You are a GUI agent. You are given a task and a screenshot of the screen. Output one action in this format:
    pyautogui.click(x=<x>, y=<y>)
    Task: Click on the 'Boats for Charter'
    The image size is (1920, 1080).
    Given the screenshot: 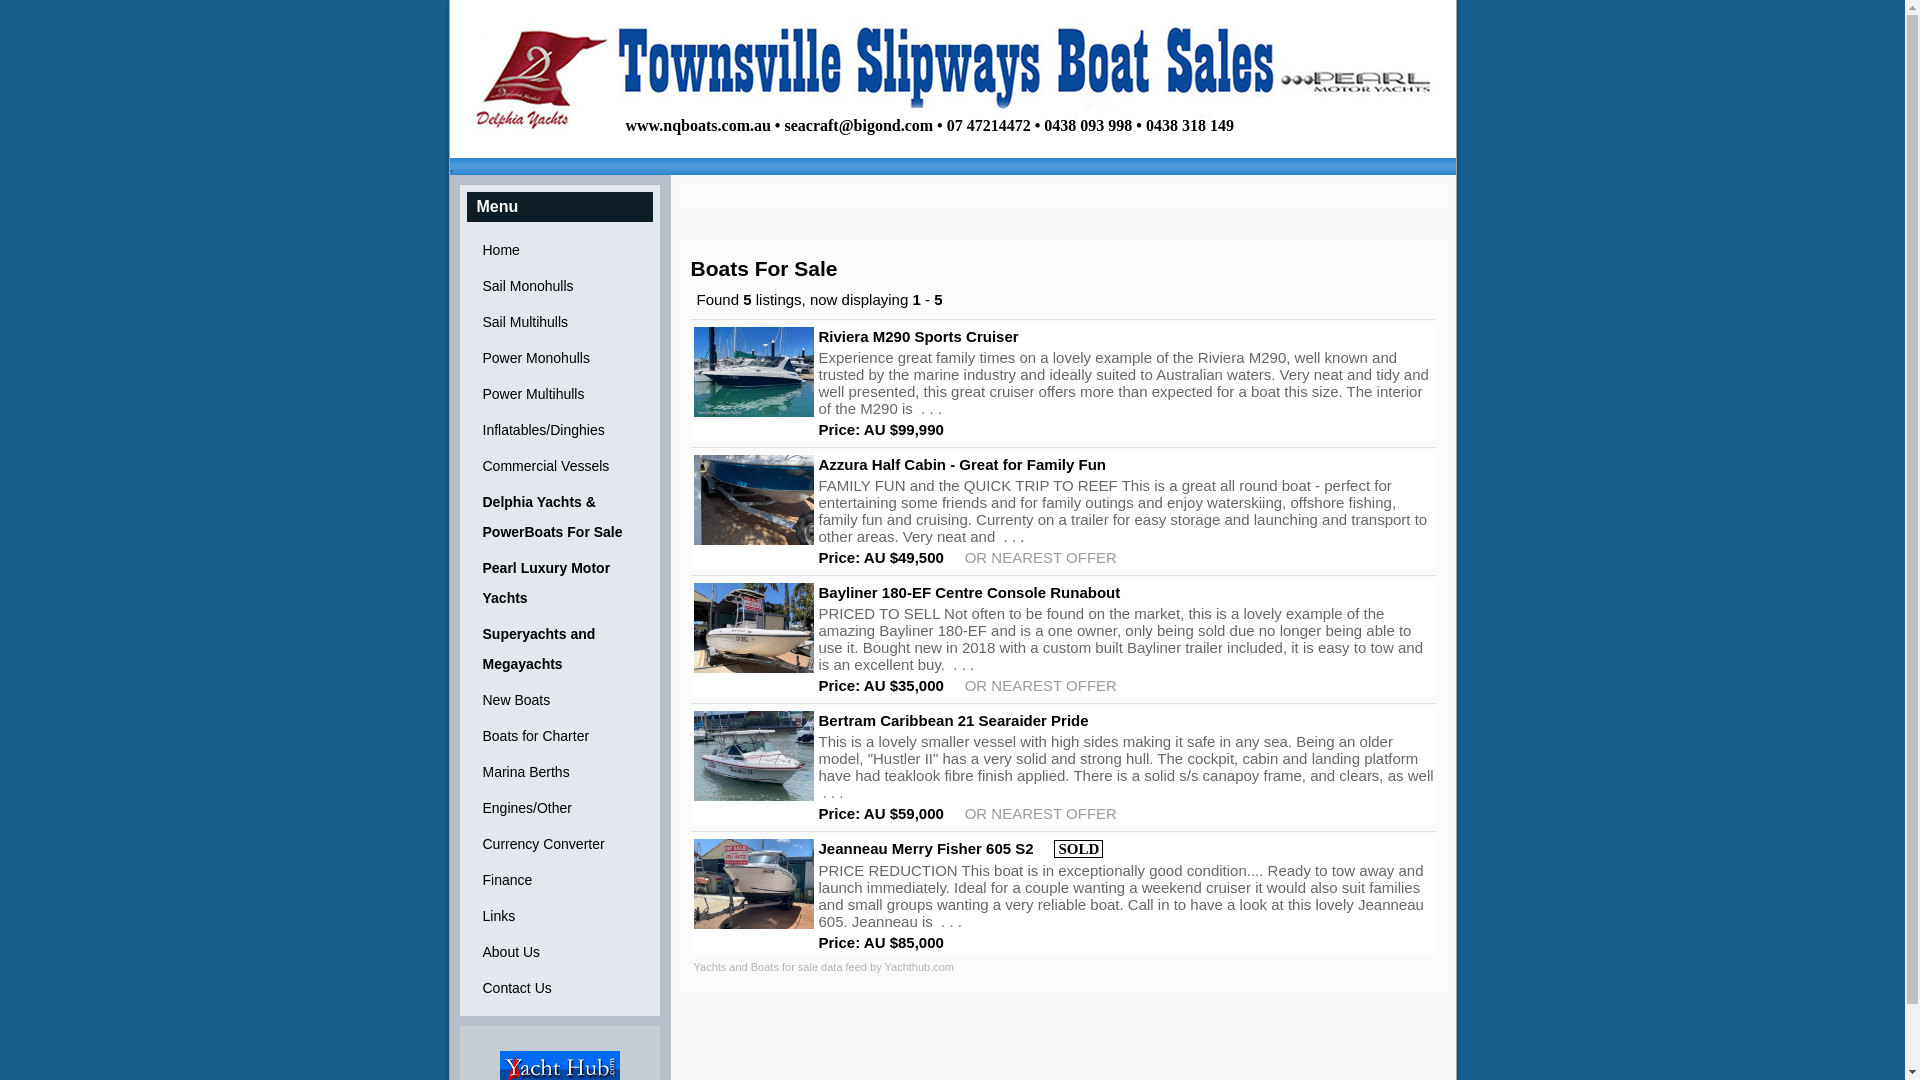 What is the action you would take?
    pyautogui.click(x=560, y=736)
    